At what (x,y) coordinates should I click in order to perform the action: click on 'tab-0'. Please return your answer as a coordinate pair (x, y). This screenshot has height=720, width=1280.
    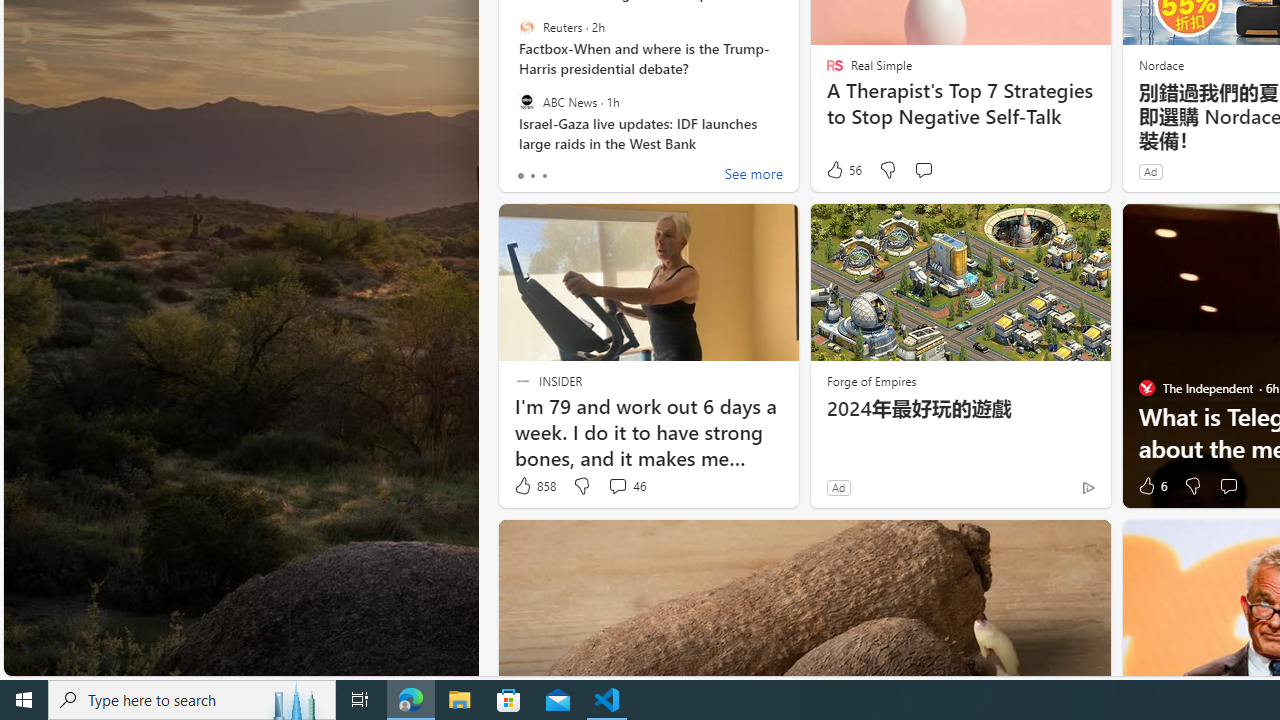
    Looking at the image, I should click on (520, 175).